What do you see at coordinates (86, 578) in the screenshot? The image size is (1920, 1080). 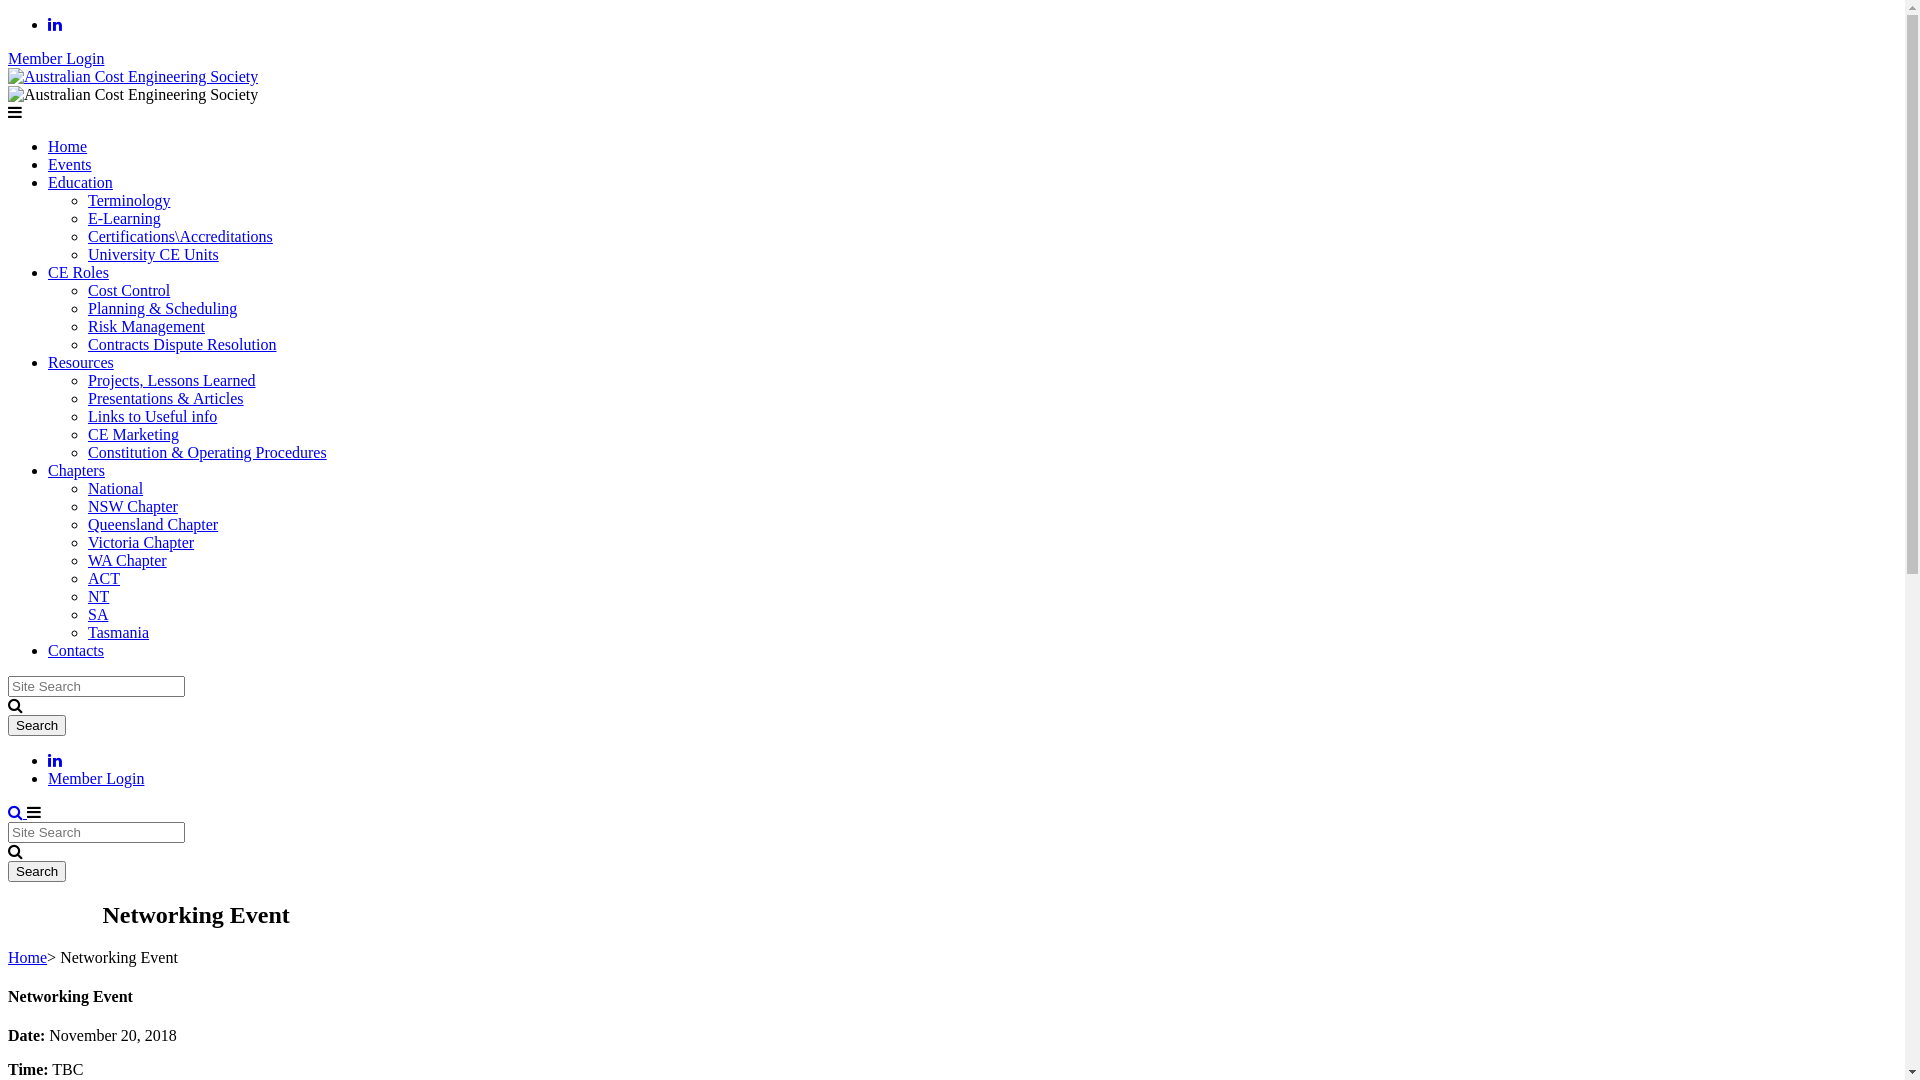 I see `'ACT'` at bounding box center [86, 578].